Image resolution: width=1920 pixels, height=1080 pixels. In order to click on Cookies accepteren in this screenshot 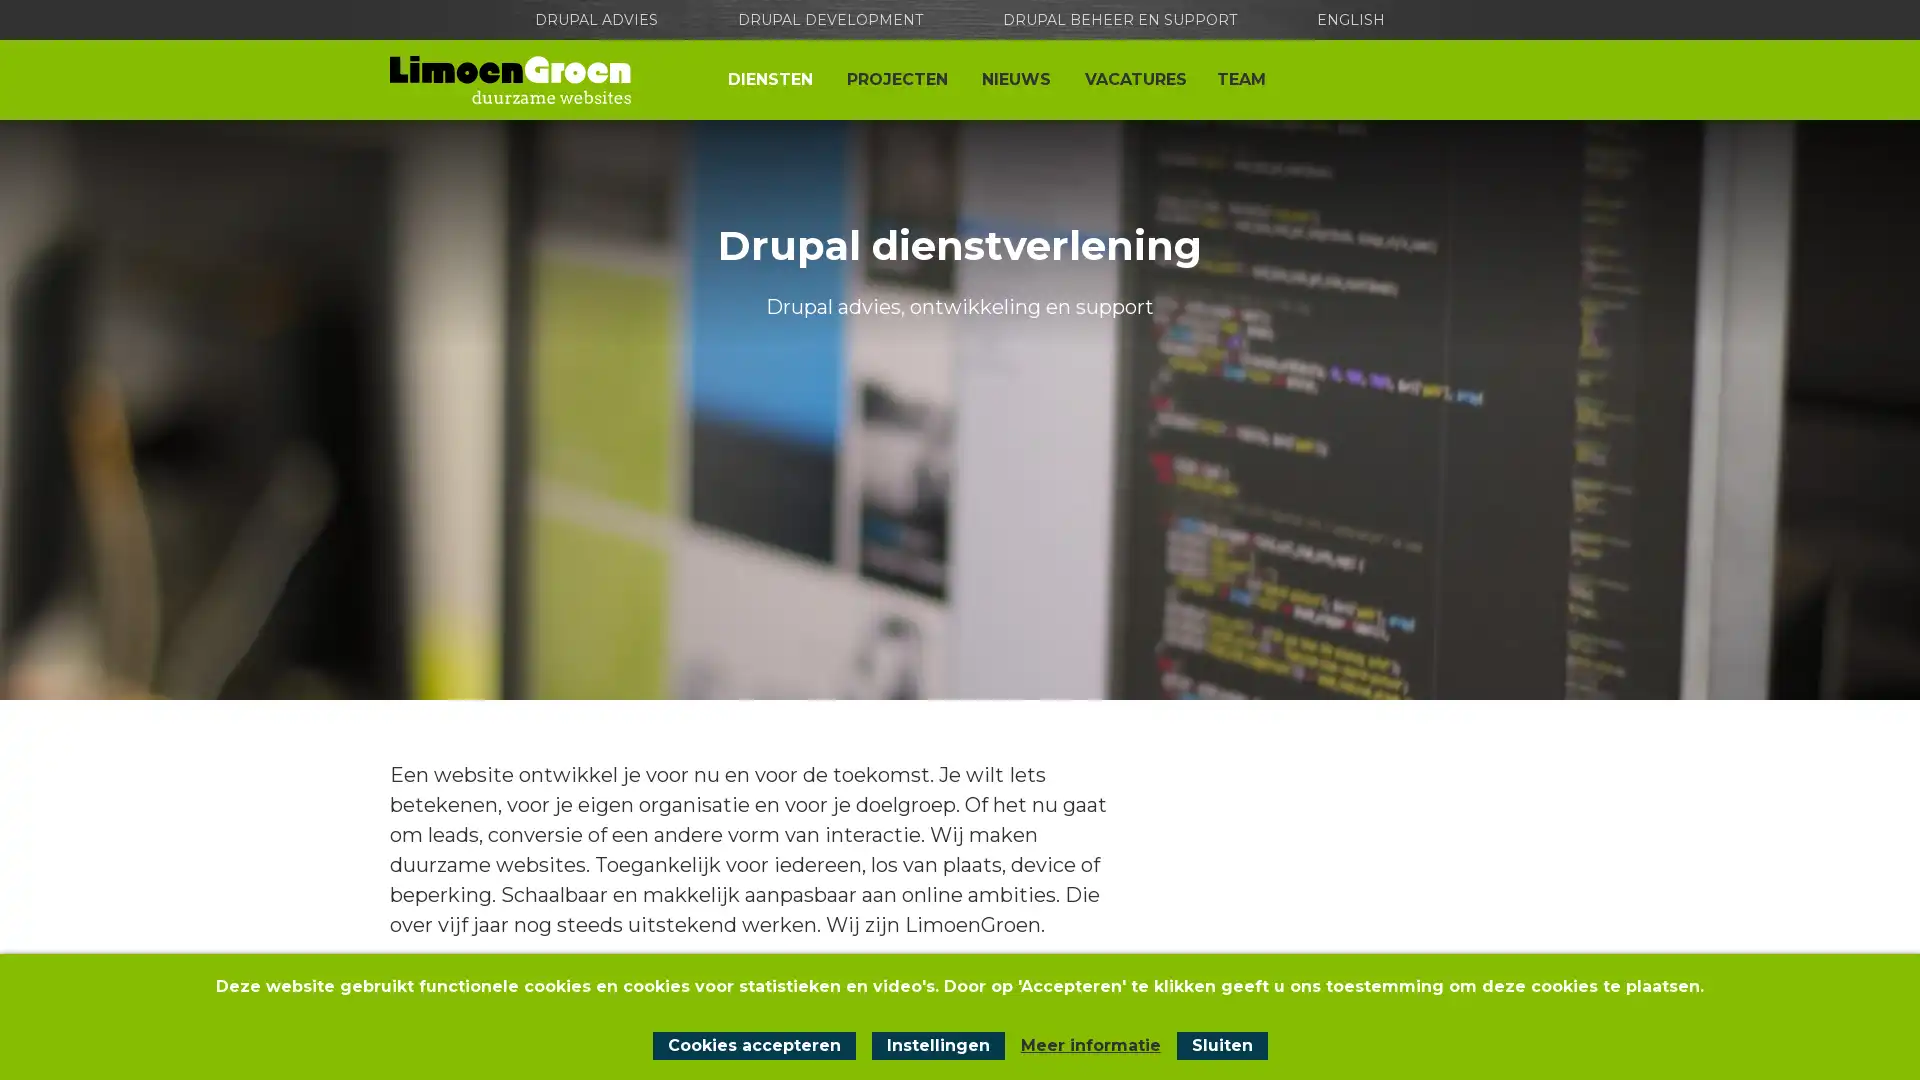, I will do `click(752, 1044)`.